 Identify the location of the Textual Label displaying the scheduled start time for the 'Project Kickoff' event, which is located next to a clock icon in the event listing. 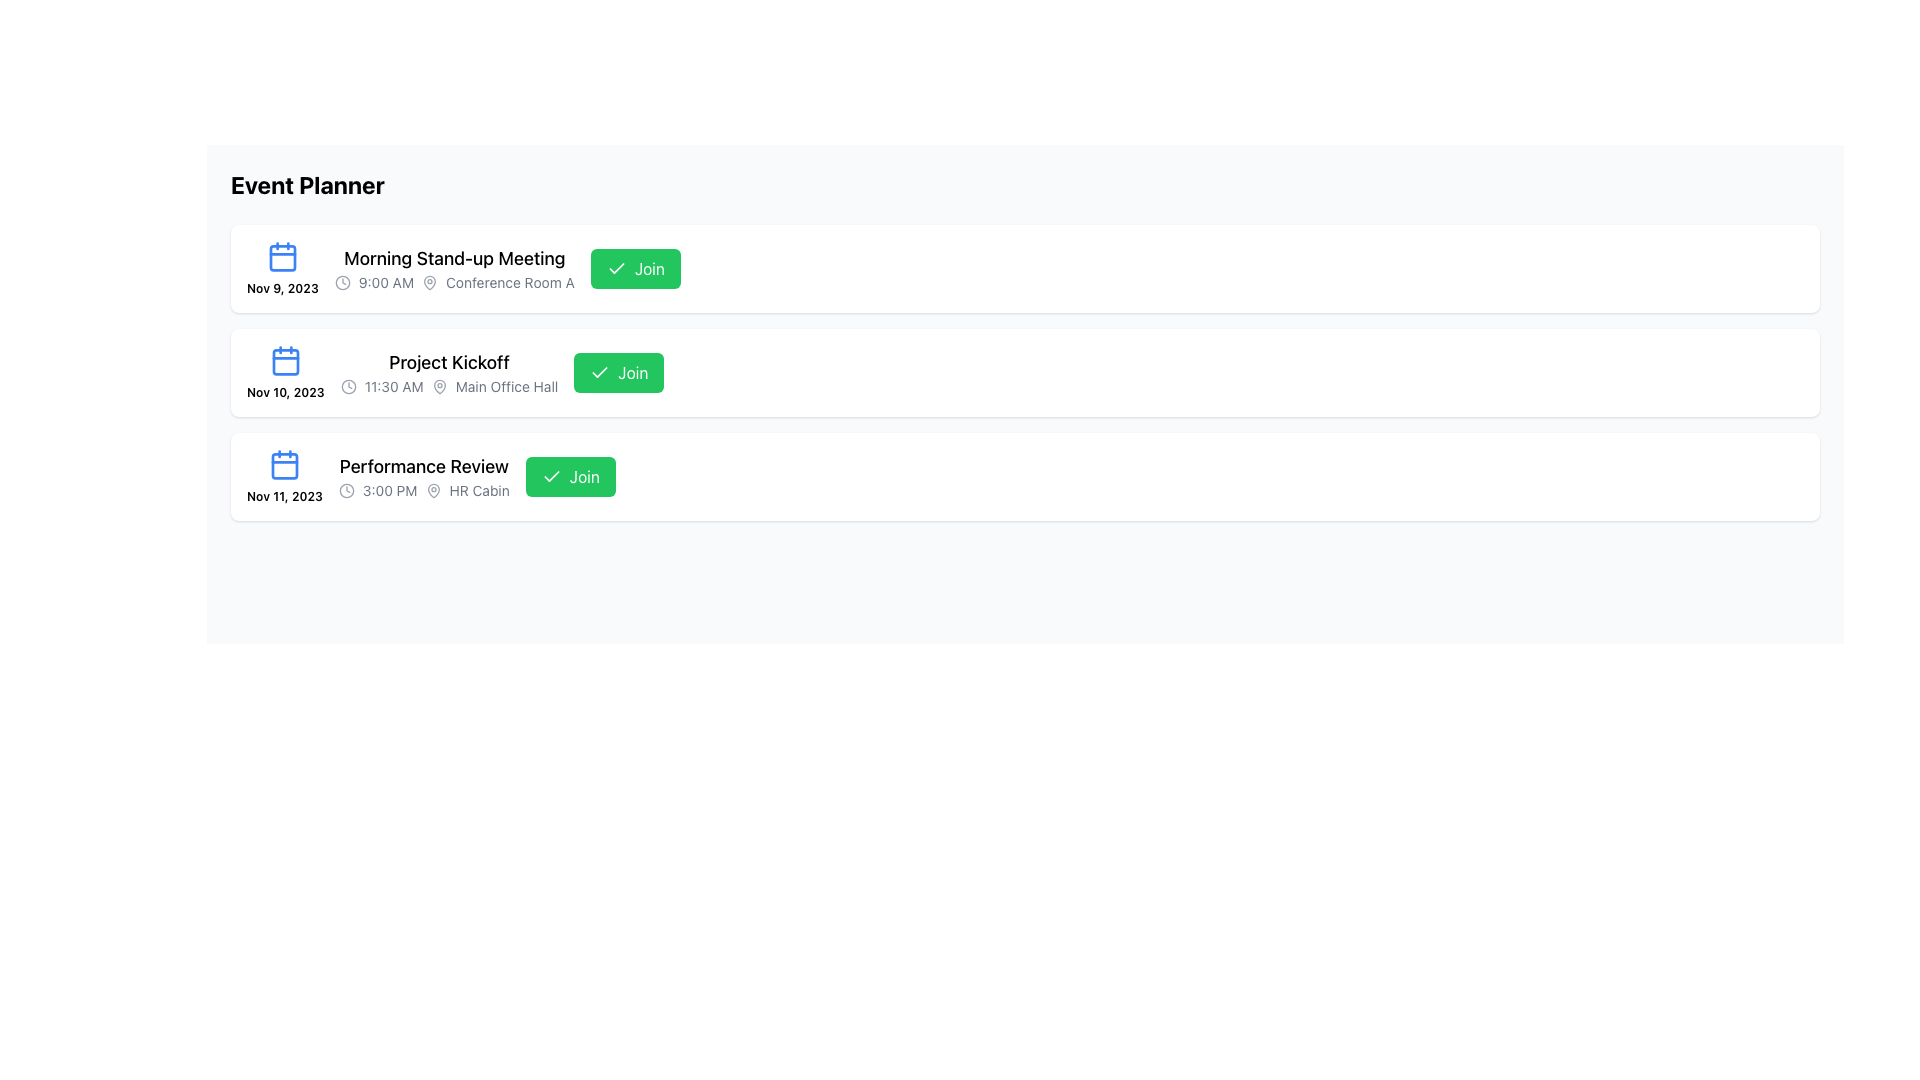
(394, 386).